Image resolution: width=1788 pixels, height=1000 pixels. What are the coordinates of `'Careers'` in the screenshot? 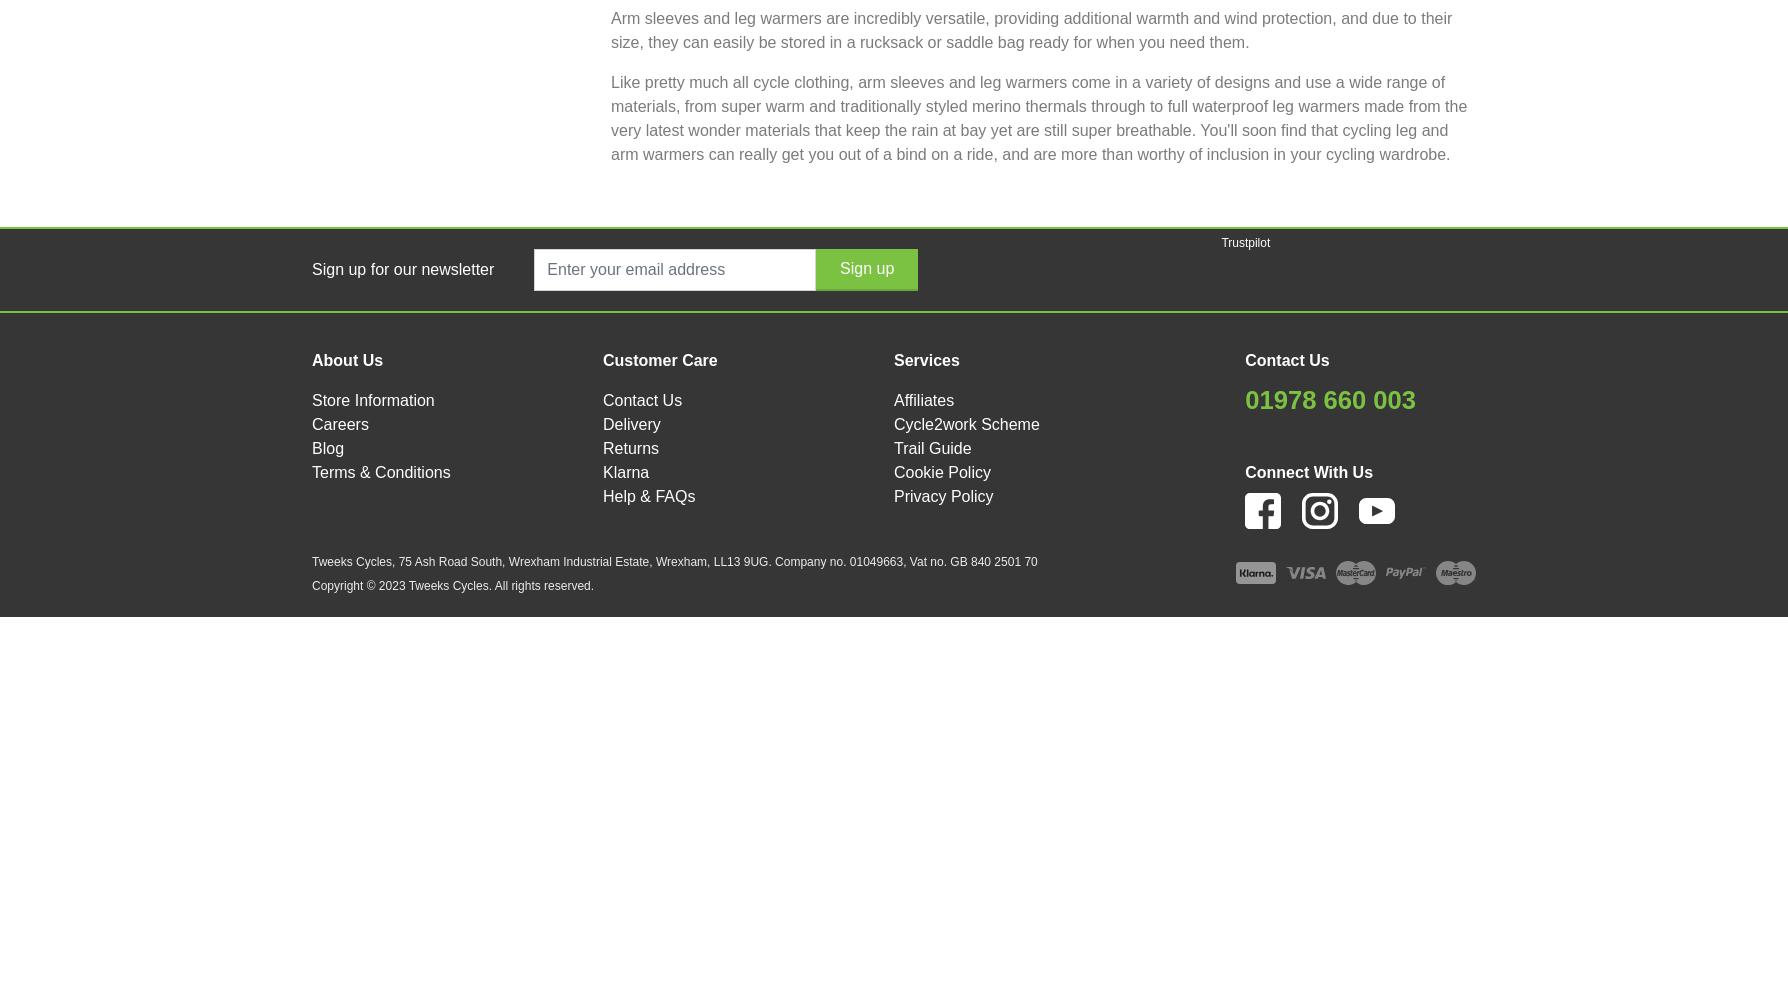 It's located at (339, 423).